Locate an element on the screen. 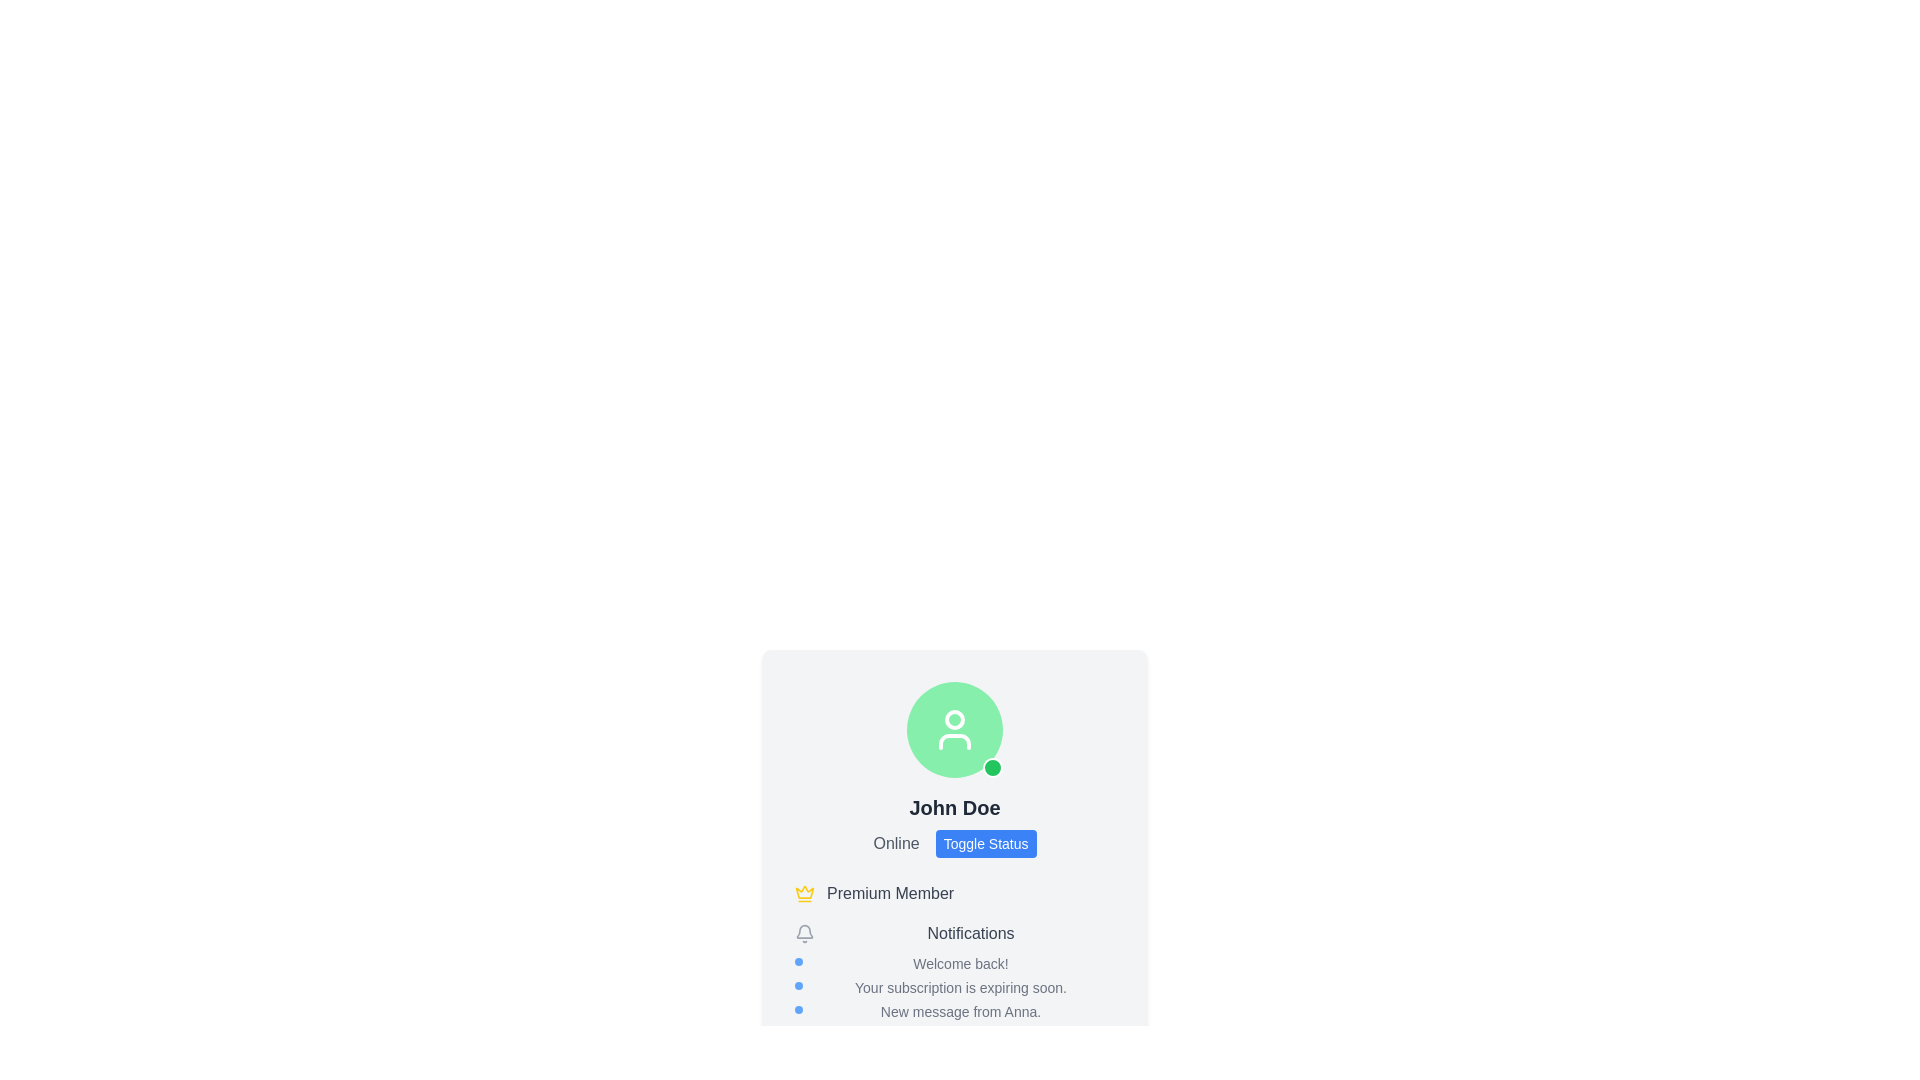  the Decorative avatar icon or profile picture, which is centrally positioned above the text 'John Doe' and near the label 'Online' and the button labeled 'Toggle Status' is located at coordinates (954, 729).